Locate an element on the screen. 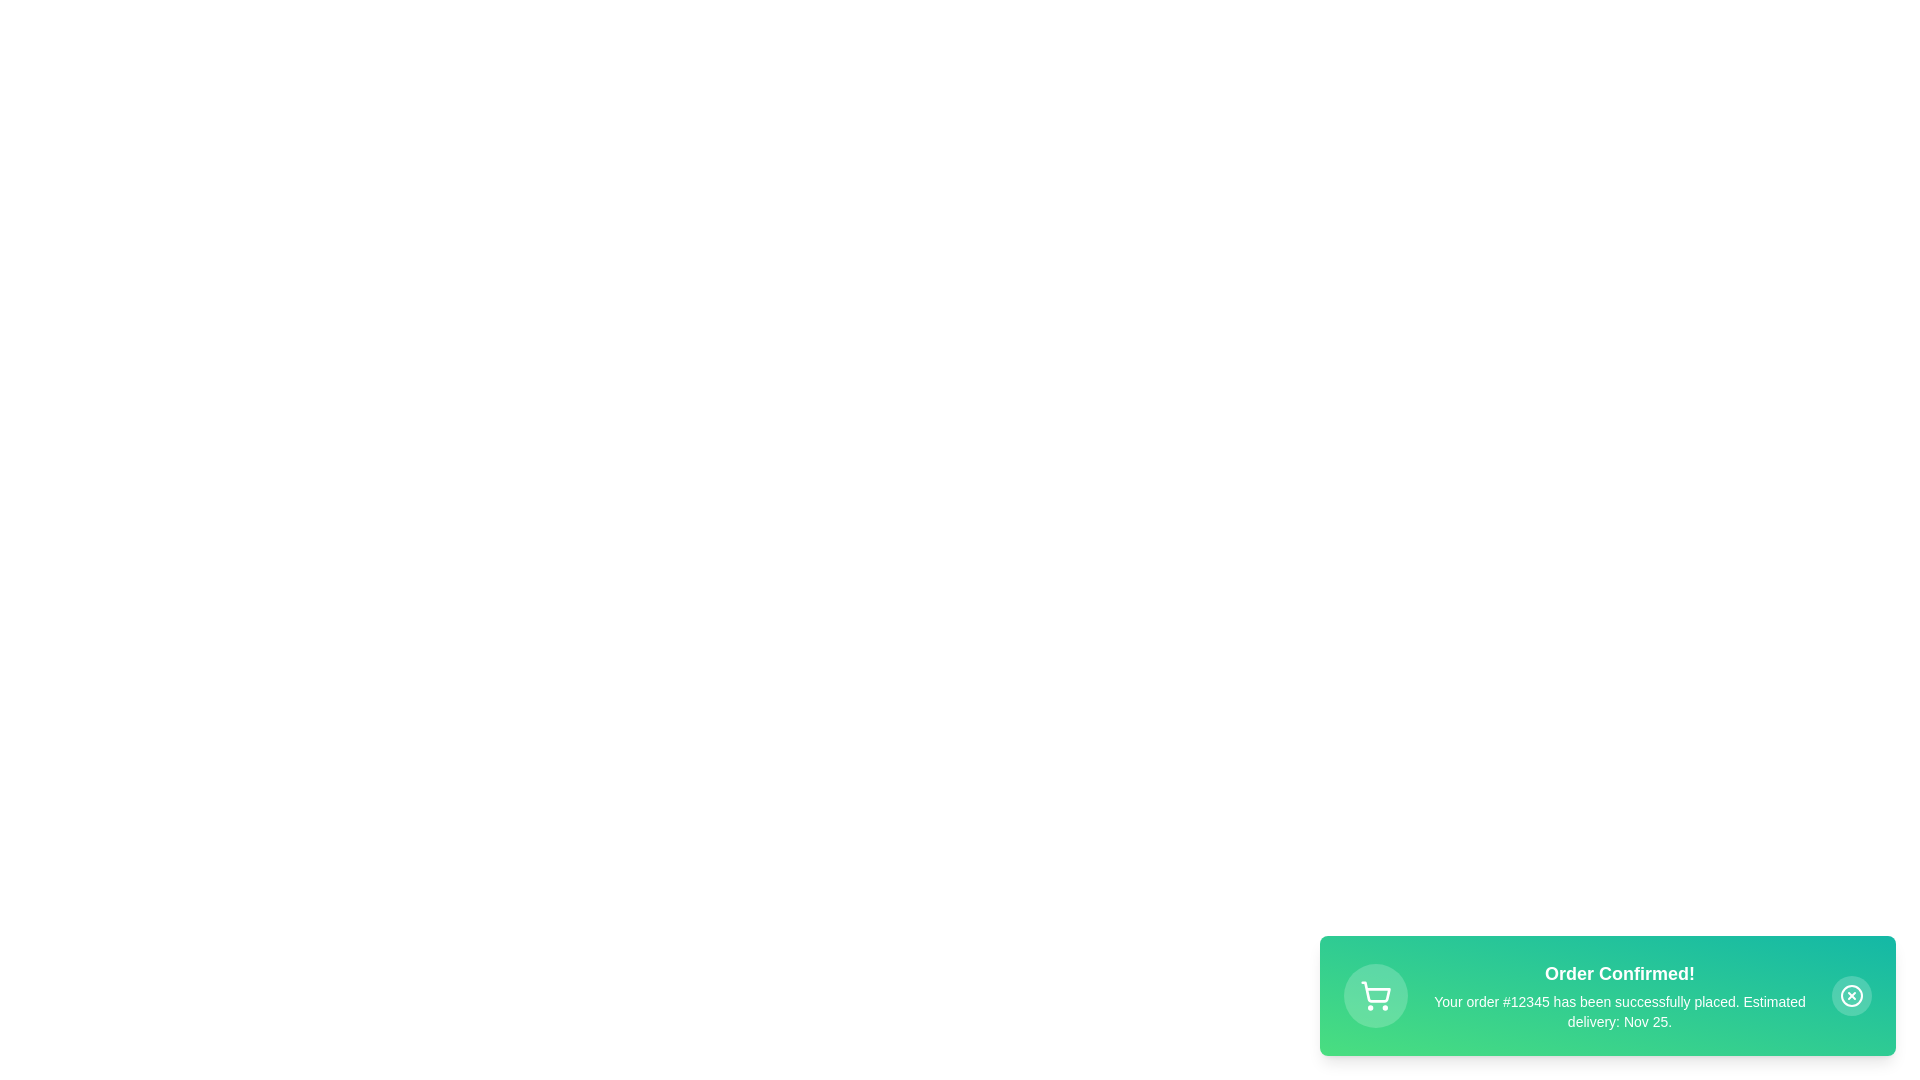  text content of the 'Order Confirmed!' notification, which displays order details on a green gradient background is located at coordinates (1620, 995).